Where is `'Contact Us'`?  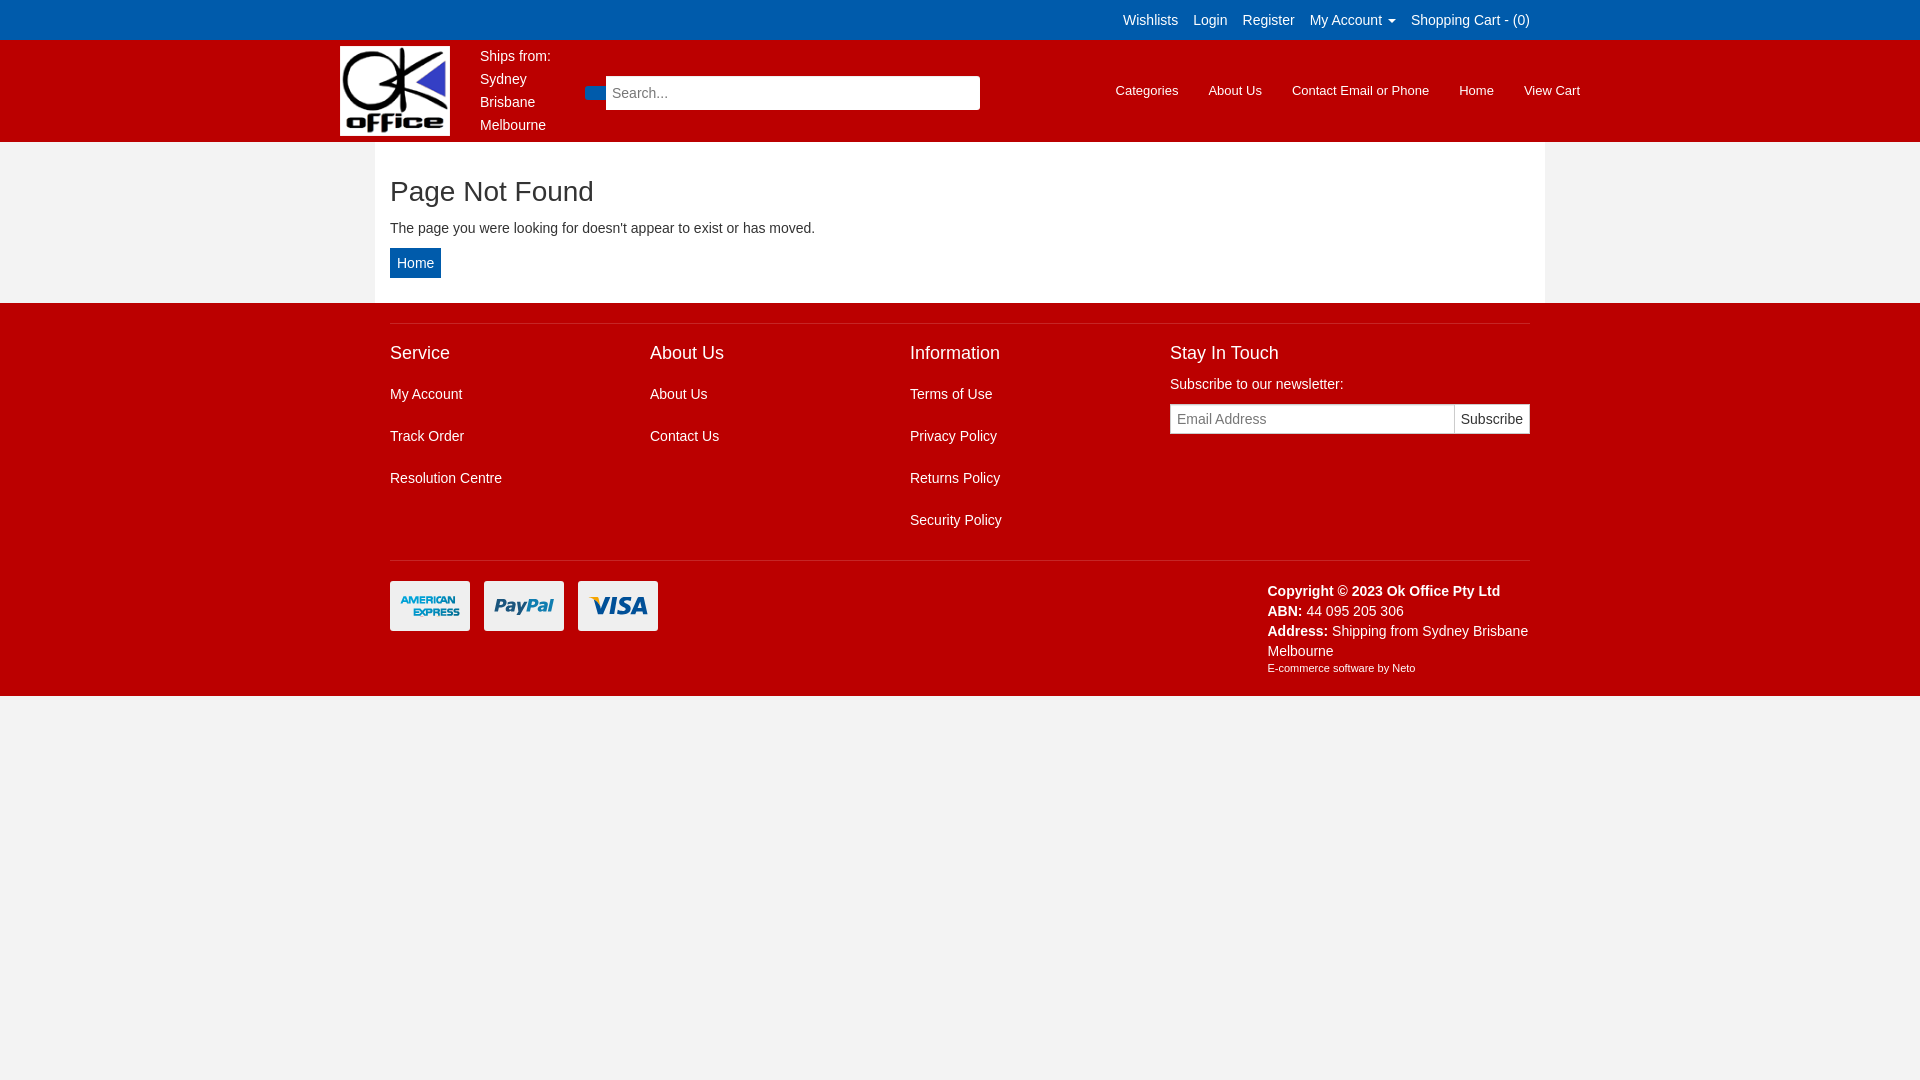
'Contact Us' is located at coordinates (756, 434).